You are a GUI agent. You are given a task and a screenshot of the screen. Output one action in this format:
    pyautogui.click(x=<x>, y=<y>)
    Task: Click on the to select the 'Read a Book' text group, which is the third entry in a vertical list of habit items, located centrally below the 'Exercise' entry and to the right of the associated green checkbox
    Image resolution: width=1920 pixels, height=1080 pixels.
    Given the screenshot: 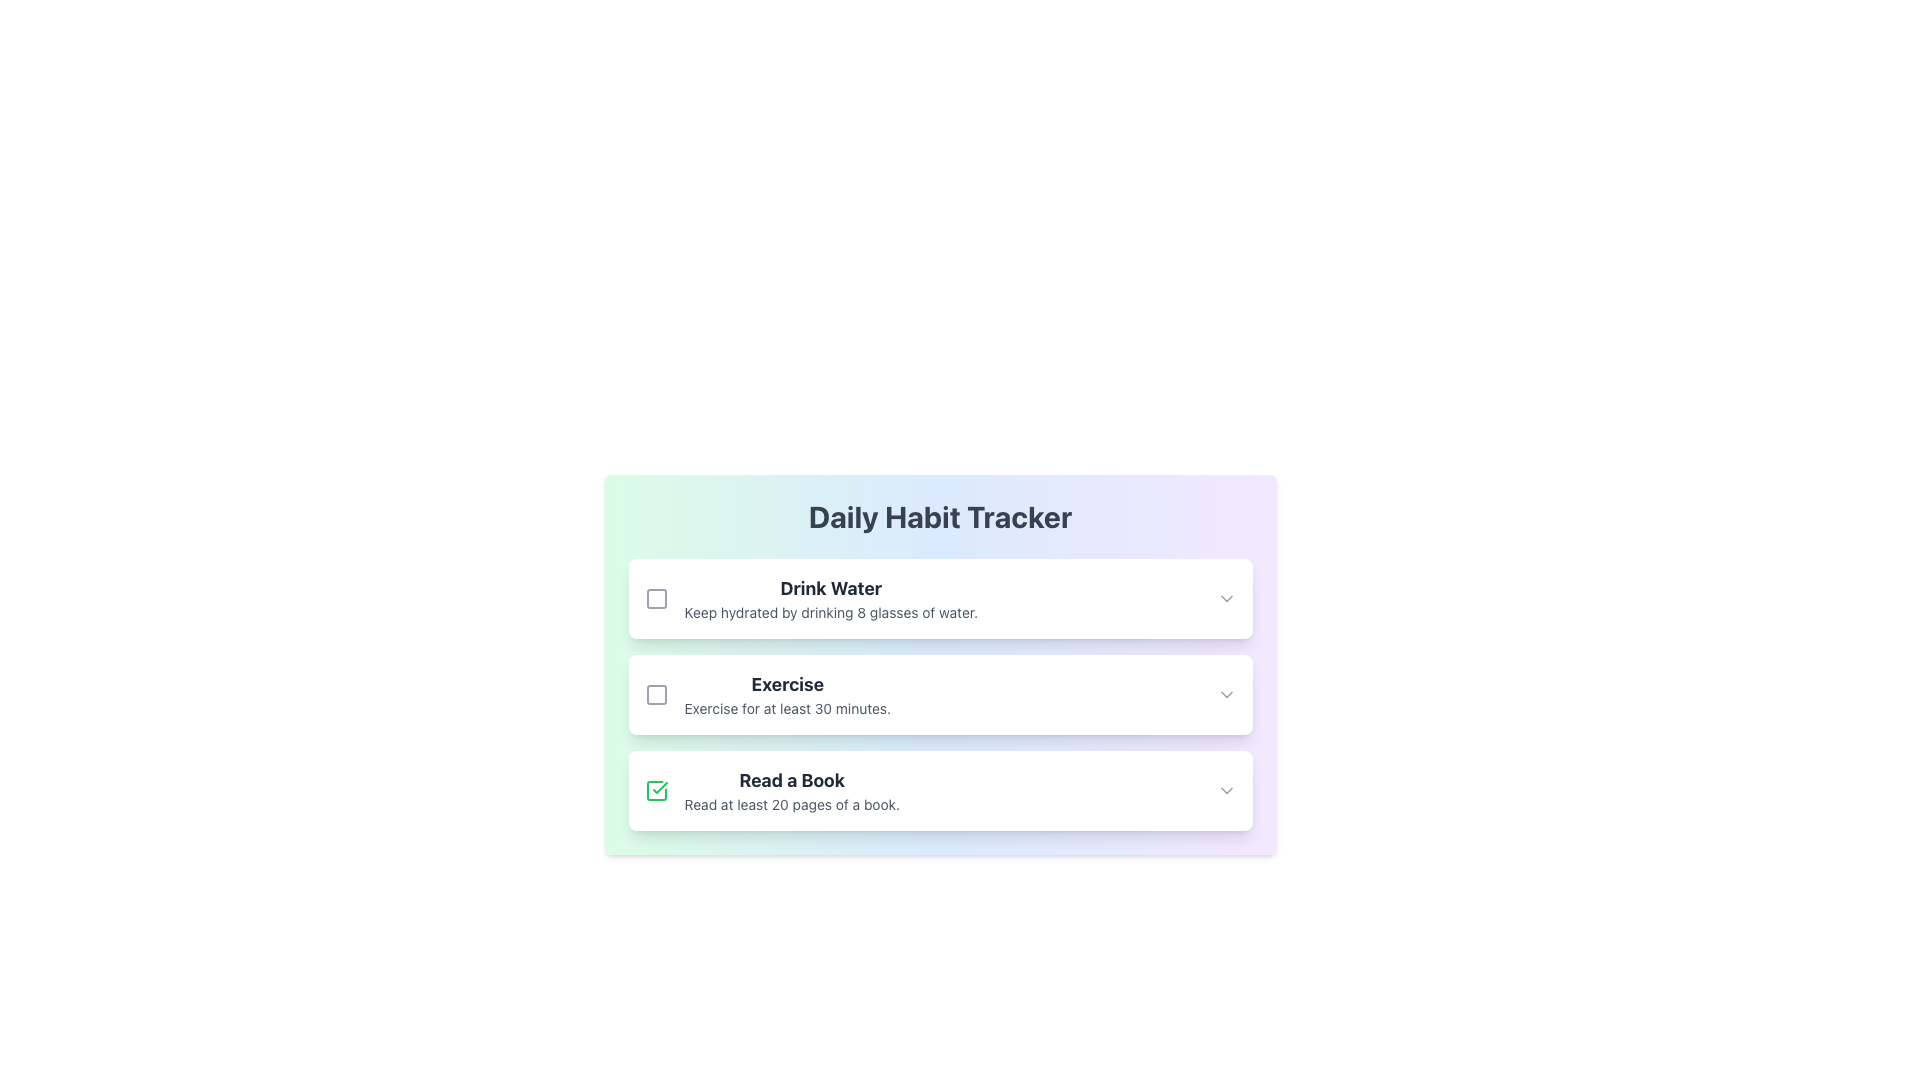 What is the action you would take?
    pyautogui.click(x=771, y=789)
    